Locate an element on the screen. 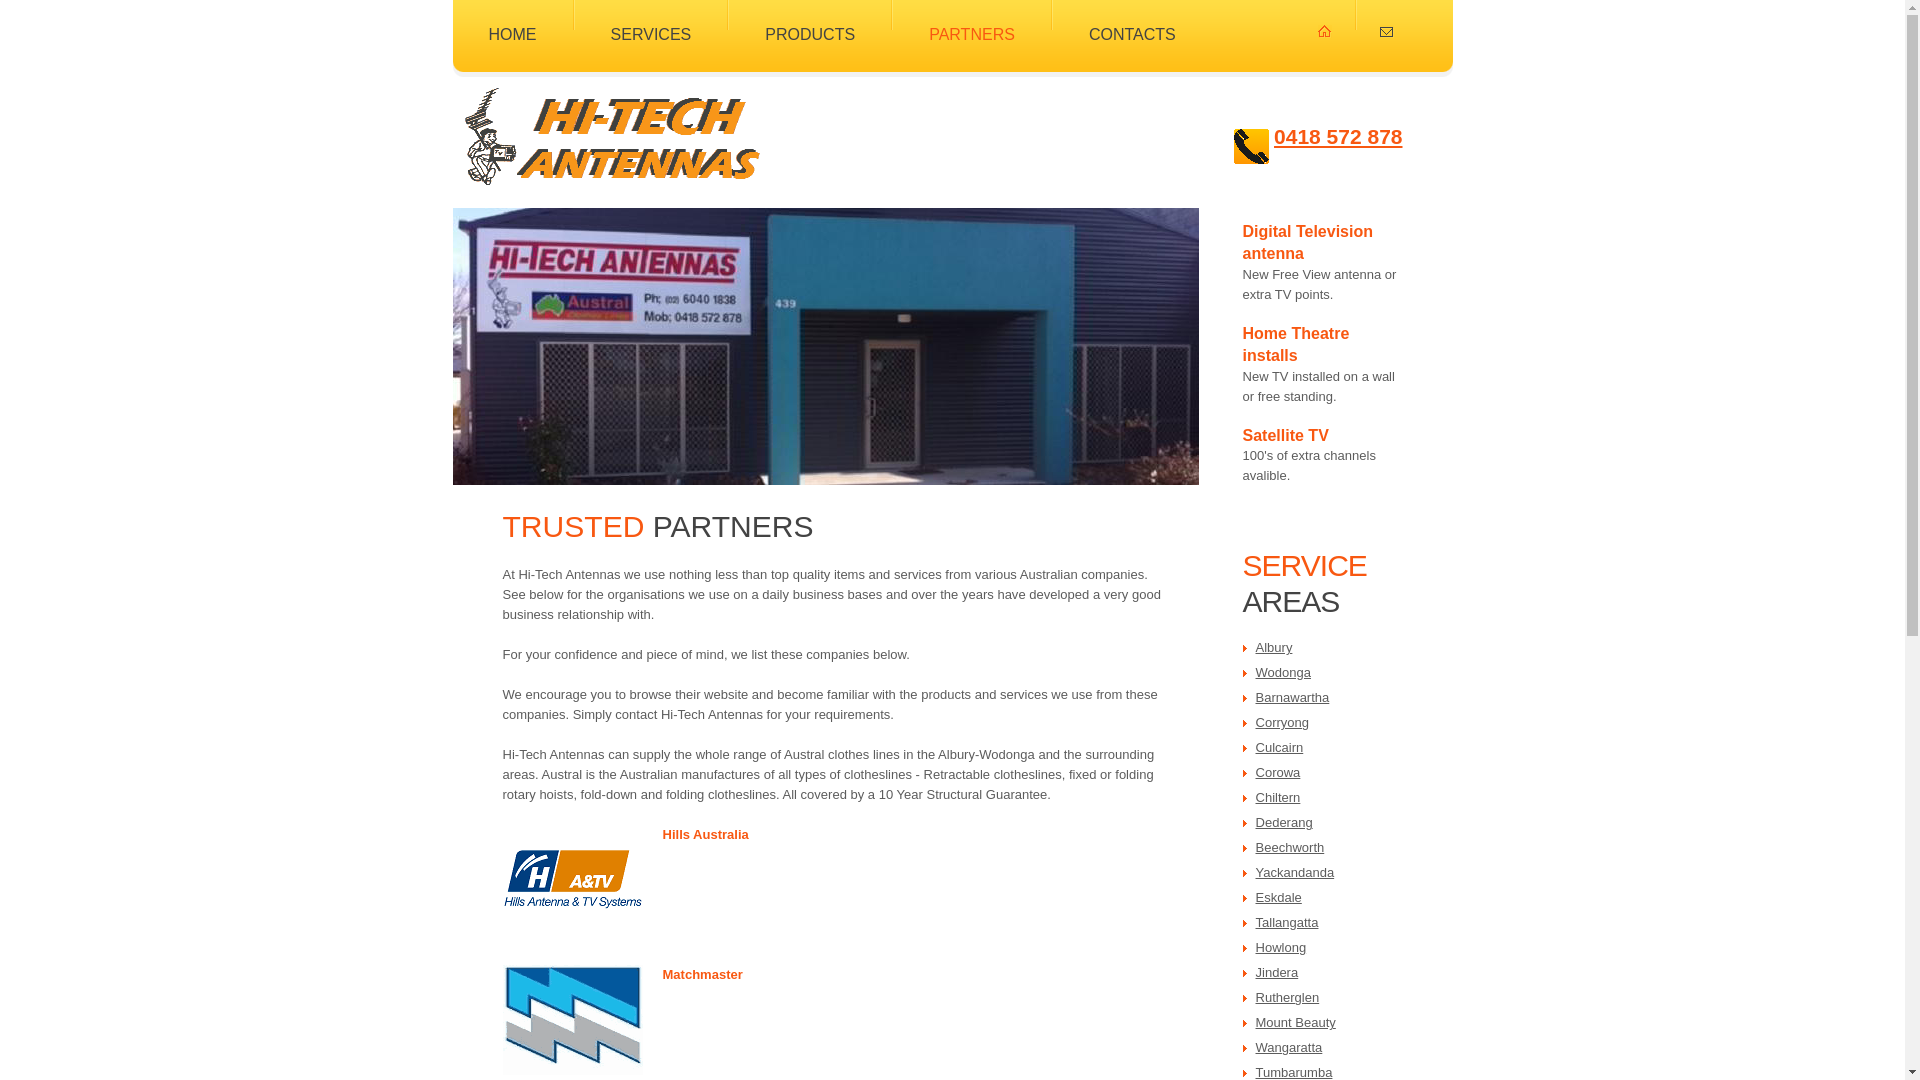 This screenshot has width=1920, height=1080. 'SERVICES' is located at coordinates (609, 22).